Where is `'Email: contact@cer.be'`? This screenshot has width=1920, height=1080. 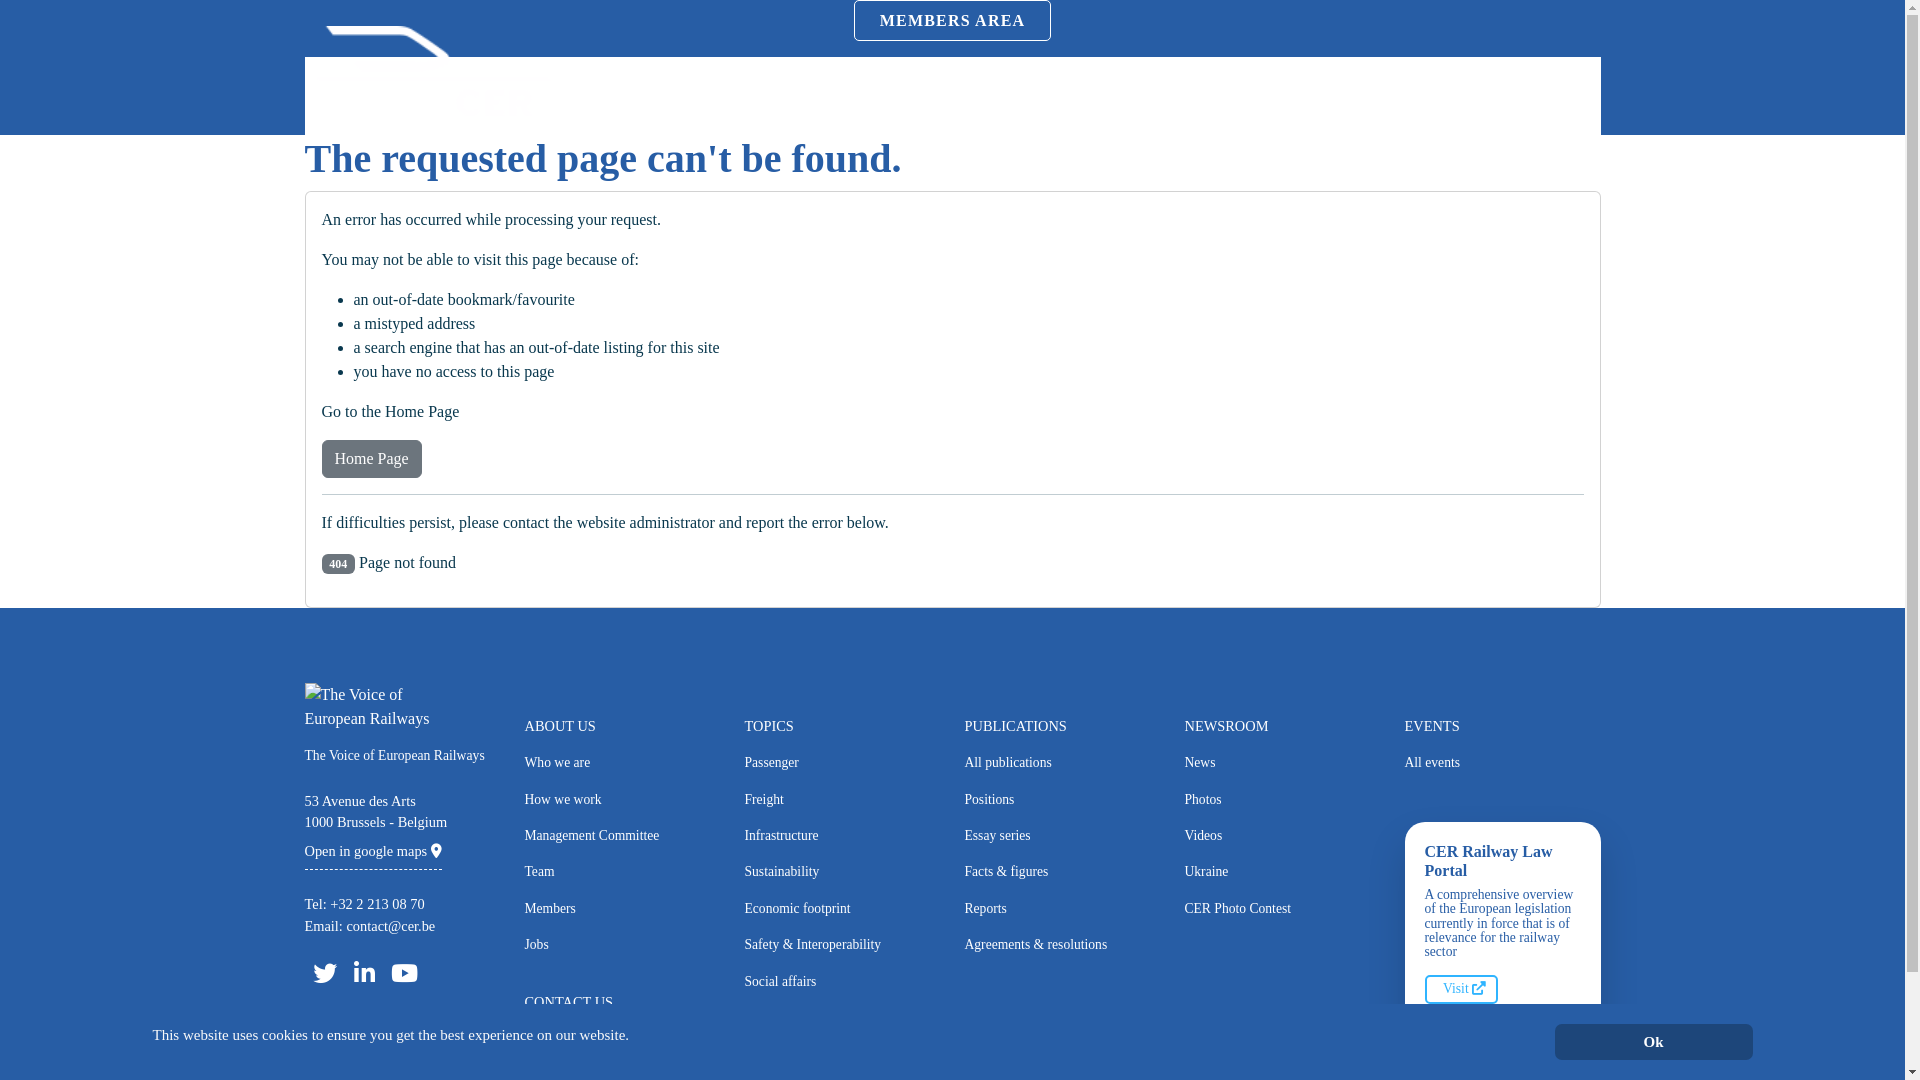 'Email: contact@cer.be' is located at coordinates (302, 925).